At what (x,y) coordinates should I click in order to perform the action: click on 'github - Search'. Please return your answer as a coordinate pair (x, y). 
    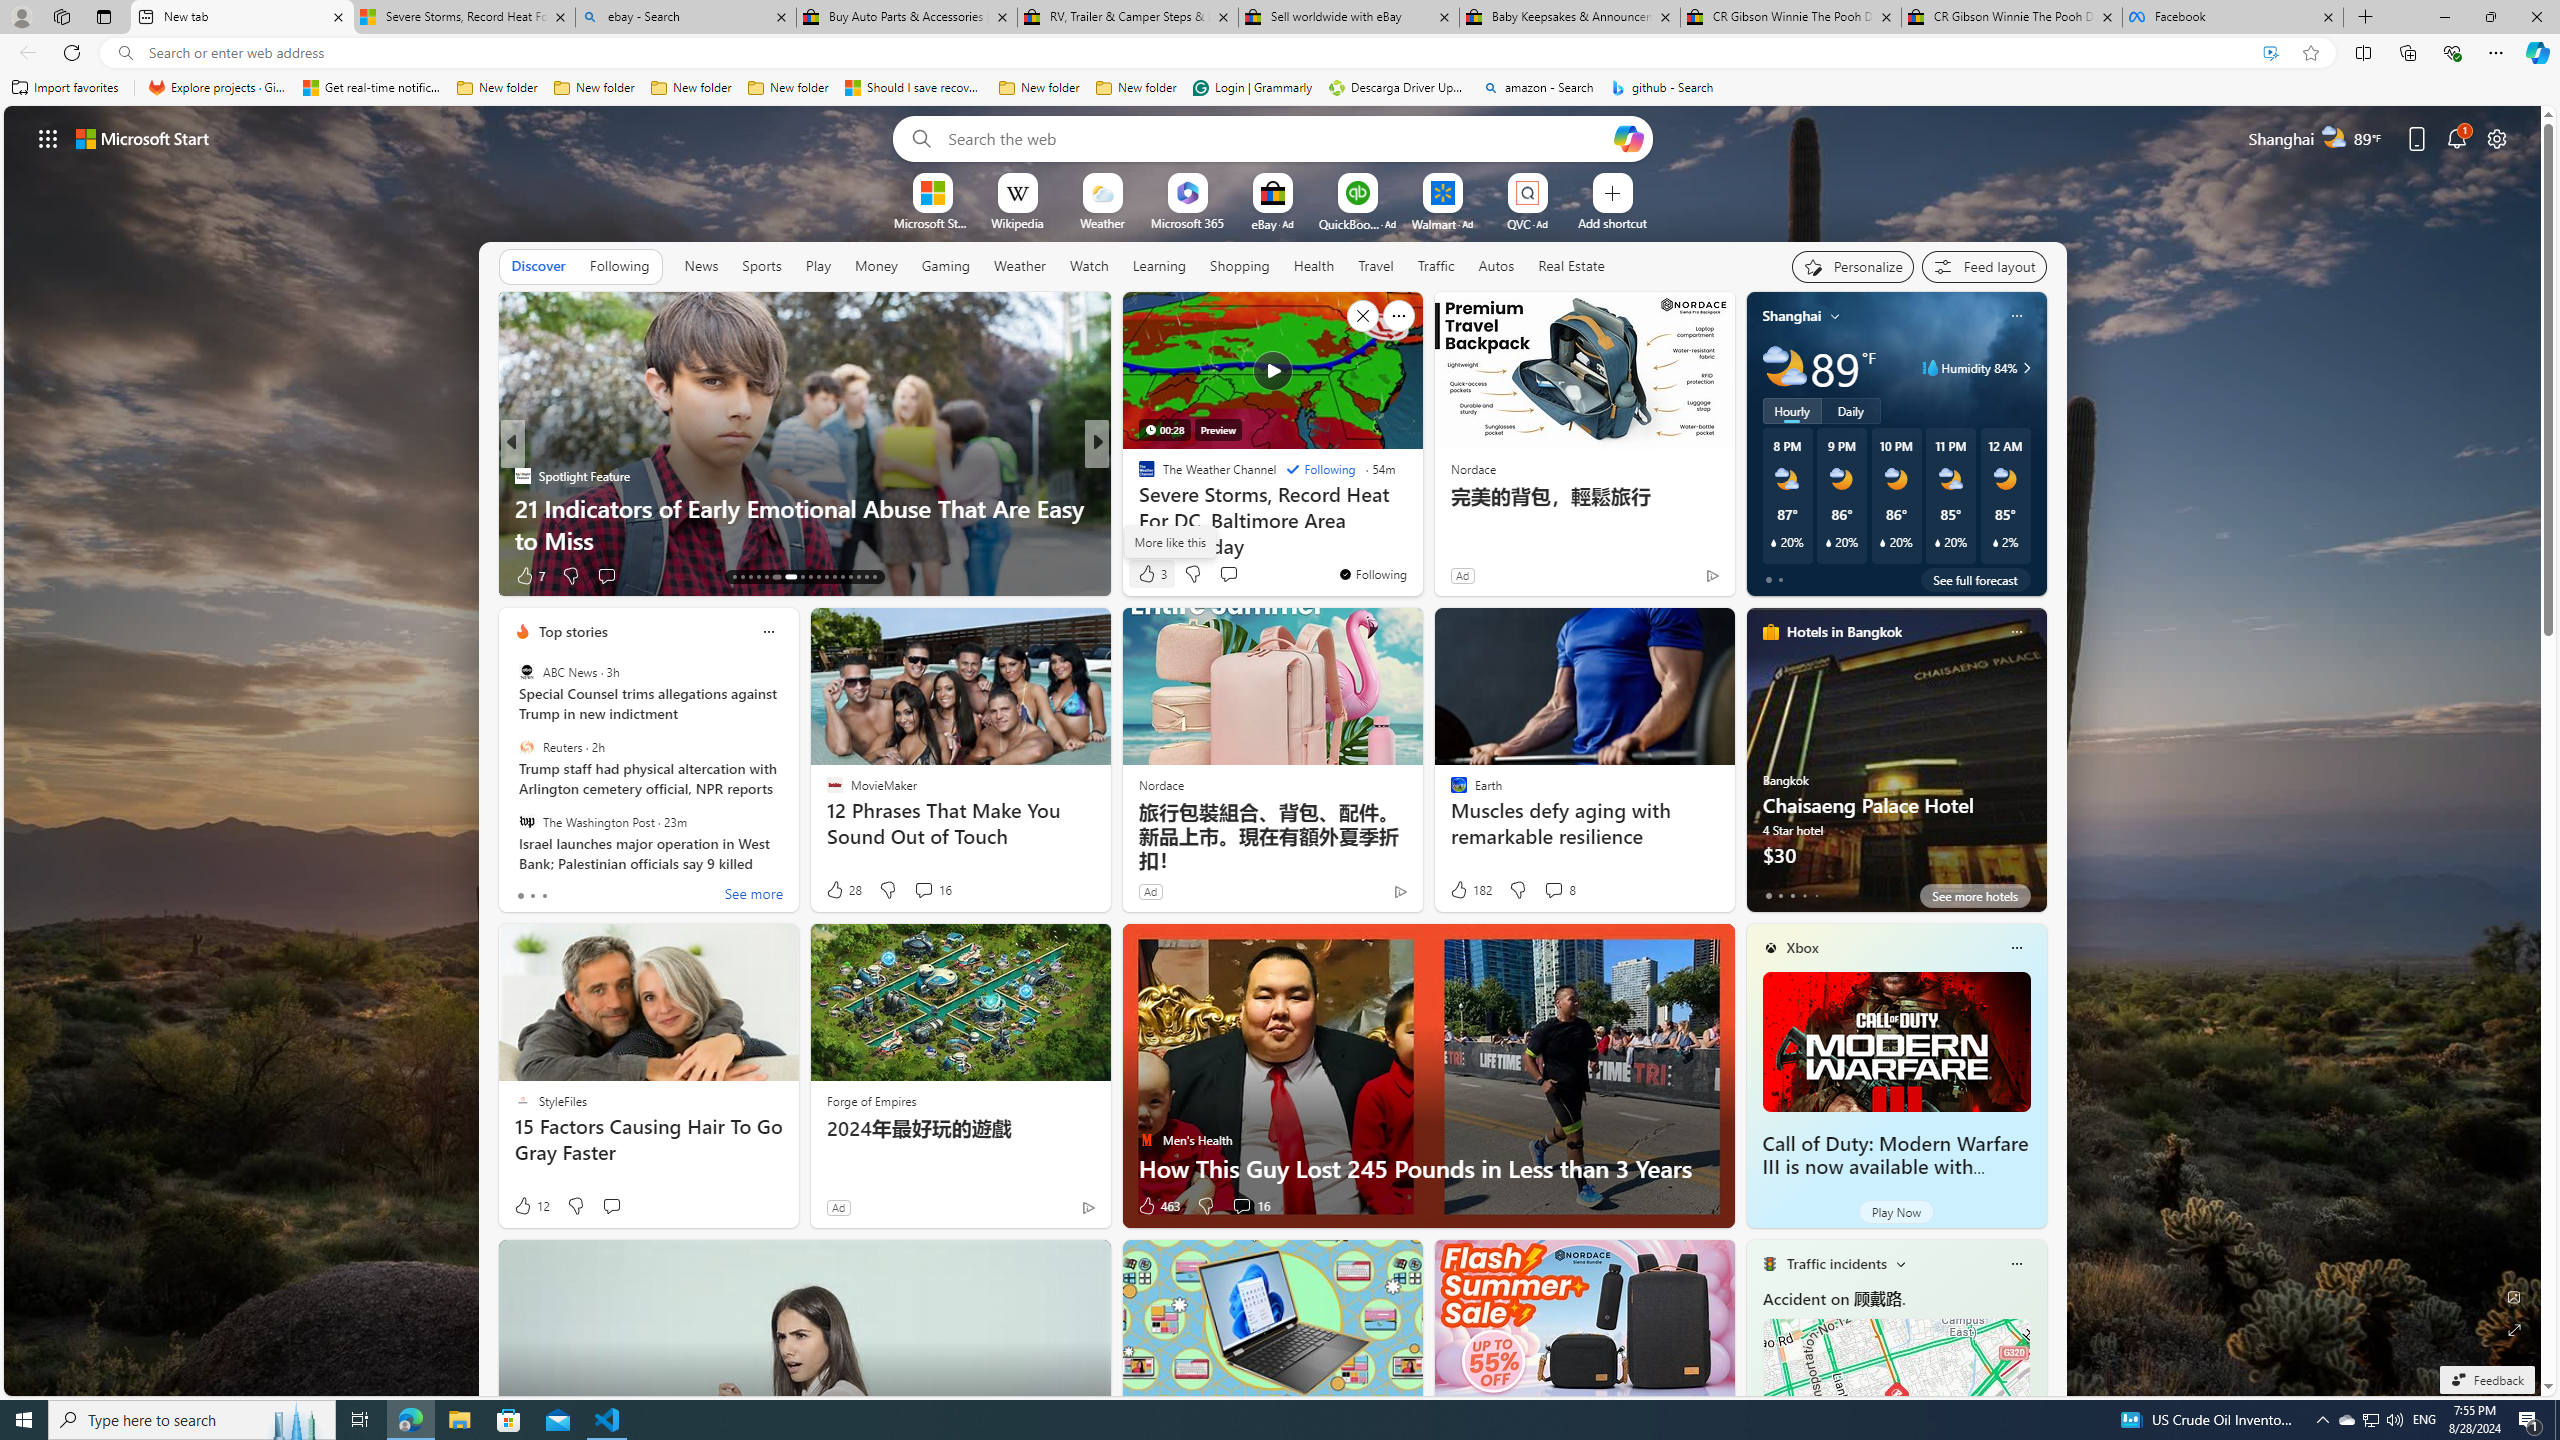
    Looking at the image, I should click on (1662, 87).